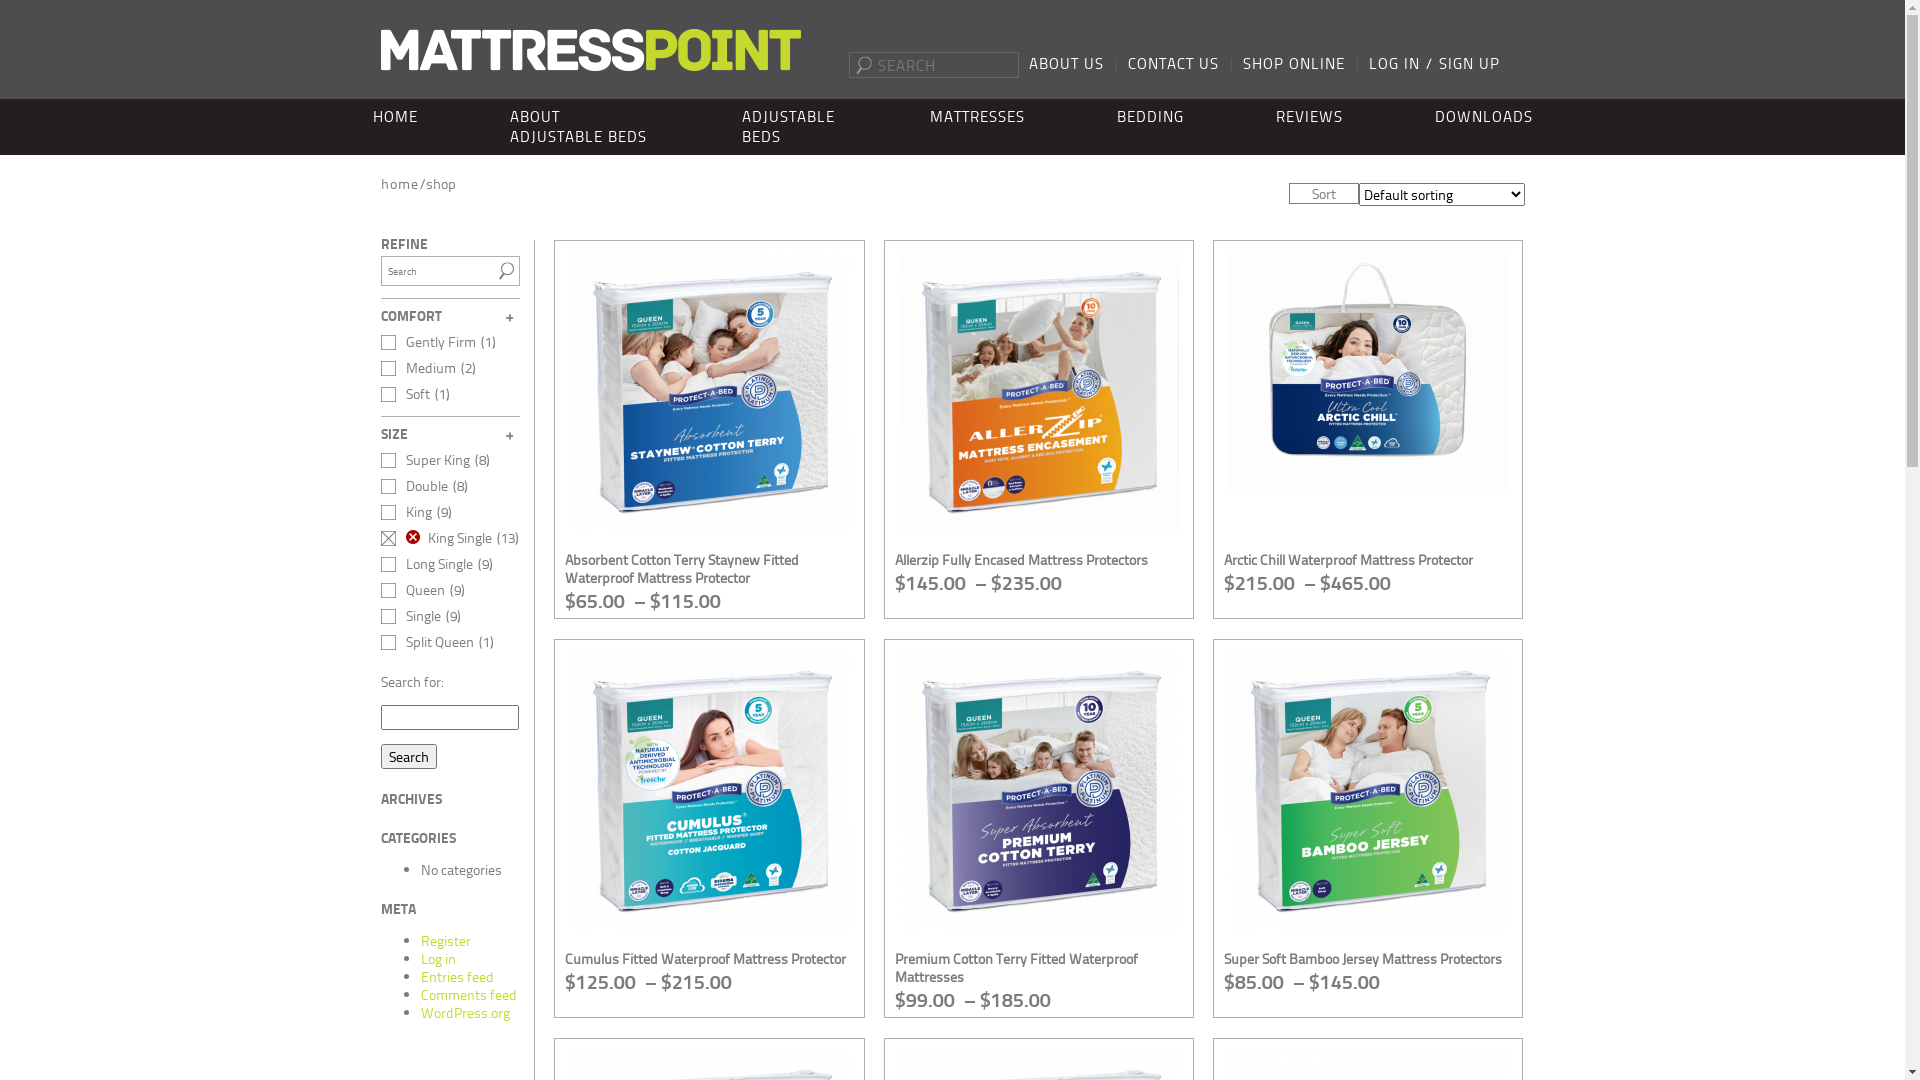 The image size is (1920, 1080). What do you see at coordinates (882, 116) in the screenshot?
I see `'MATTRESSES'` at bounding box center [882, 116].